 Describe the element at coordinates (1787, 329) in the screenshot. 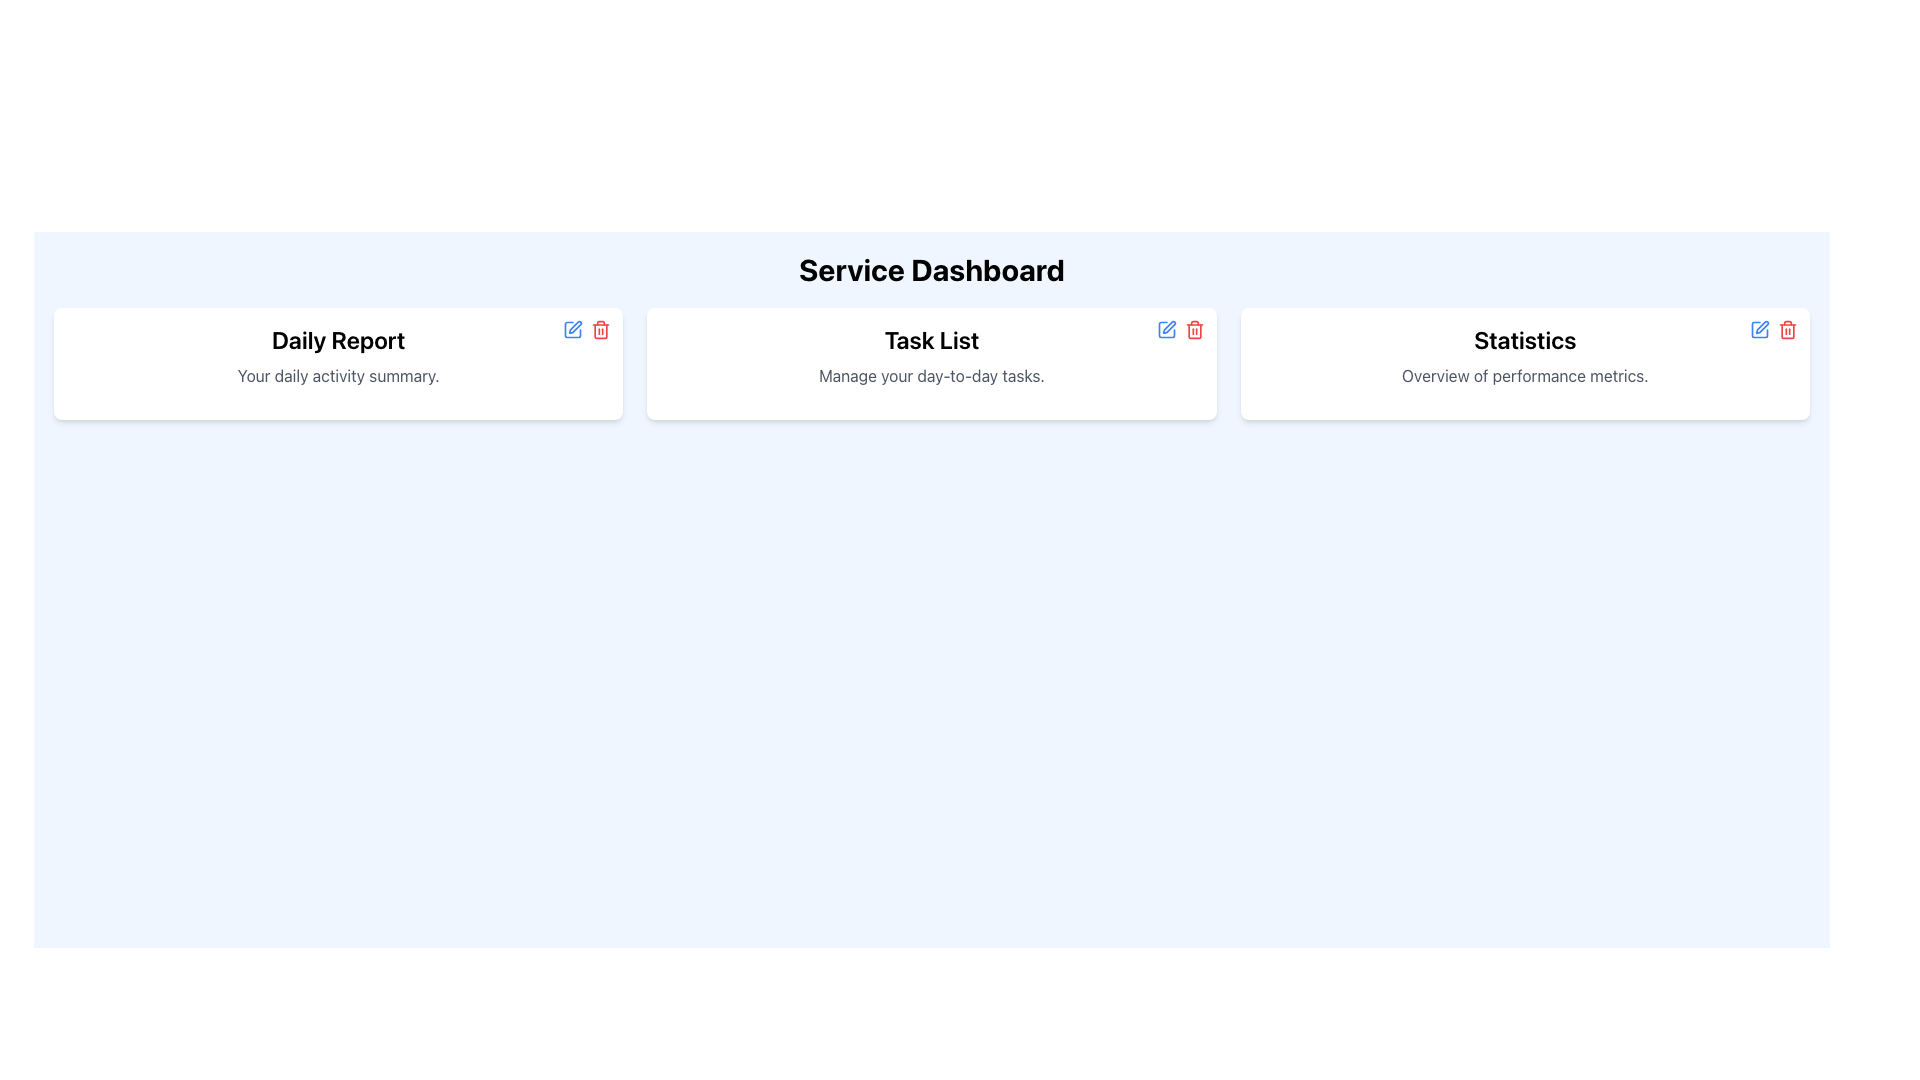

I see `the red trash icon button located in the top-right corner of the 'Statistics' card` at that location.